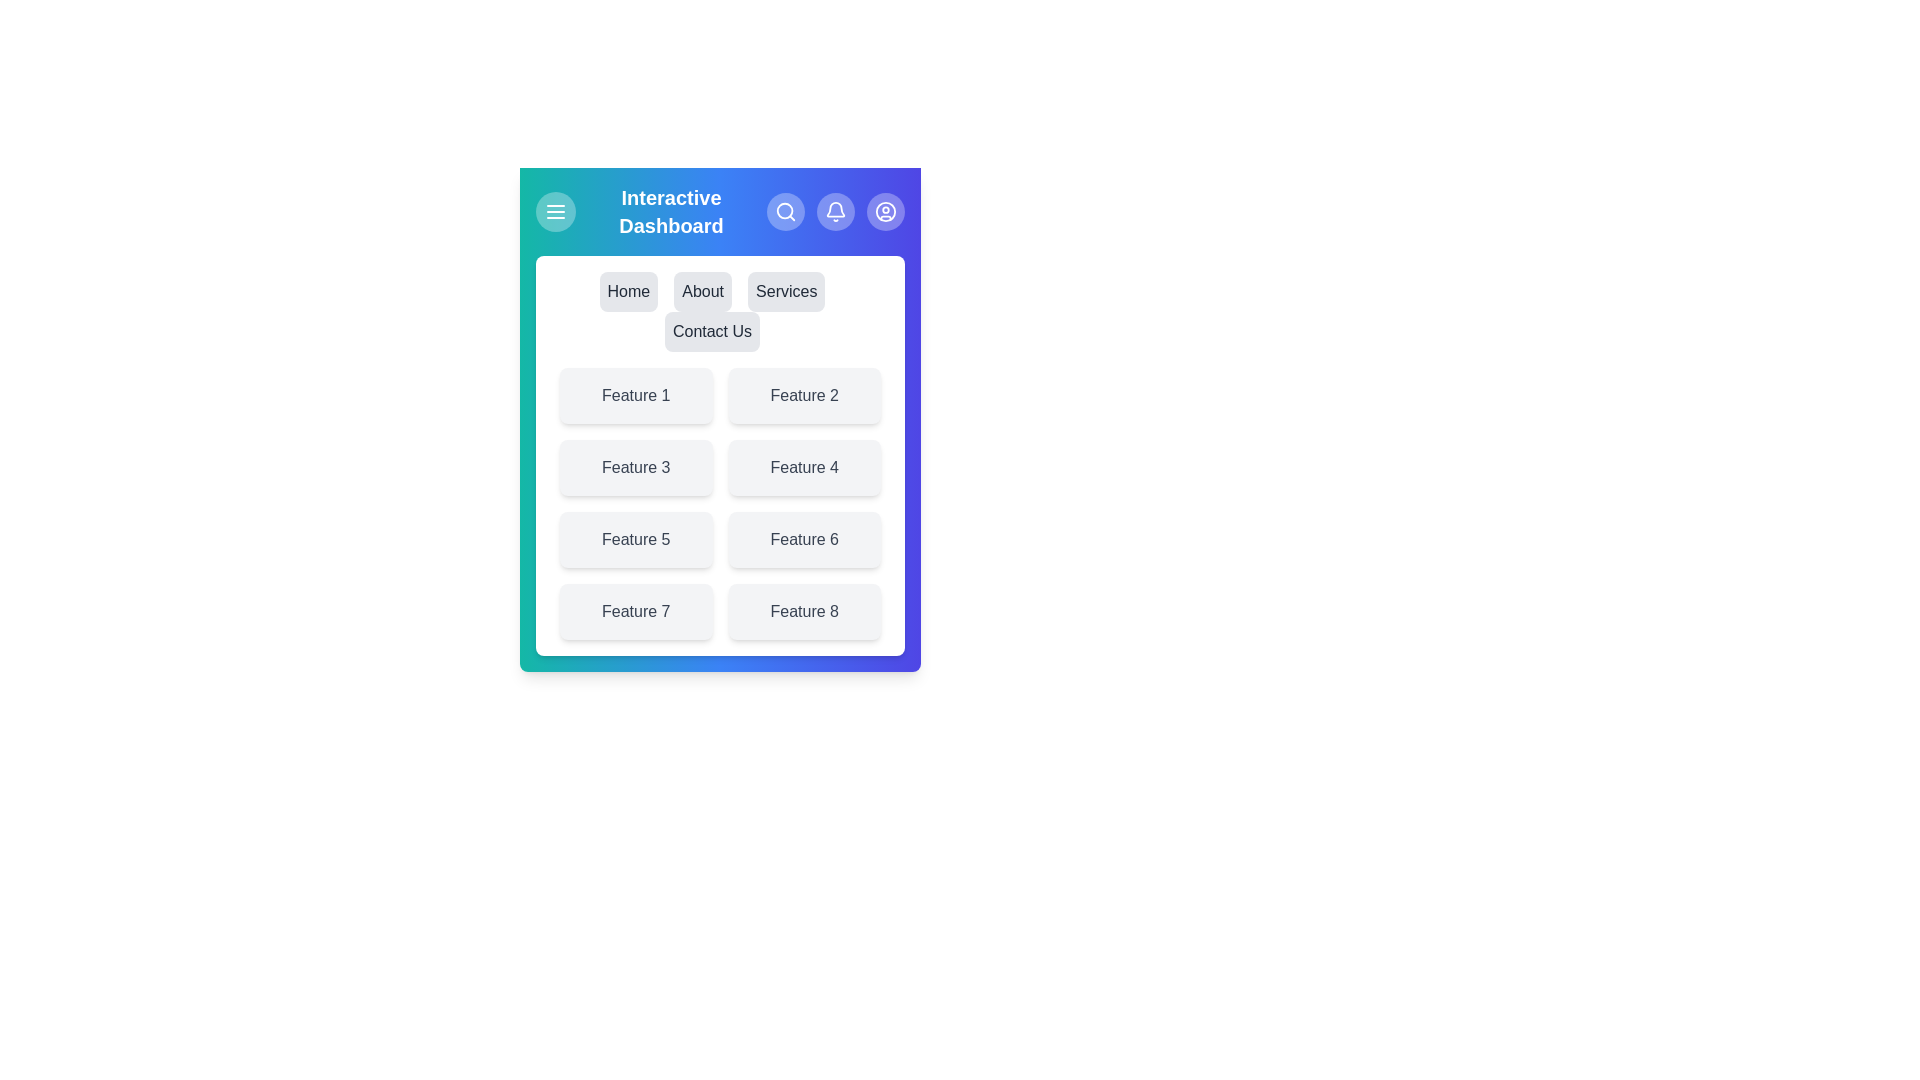  What do you see at coordinates (785, 212) in the screenshot?
I see `the search icon in the app bar` at bounding box center [785, 212].